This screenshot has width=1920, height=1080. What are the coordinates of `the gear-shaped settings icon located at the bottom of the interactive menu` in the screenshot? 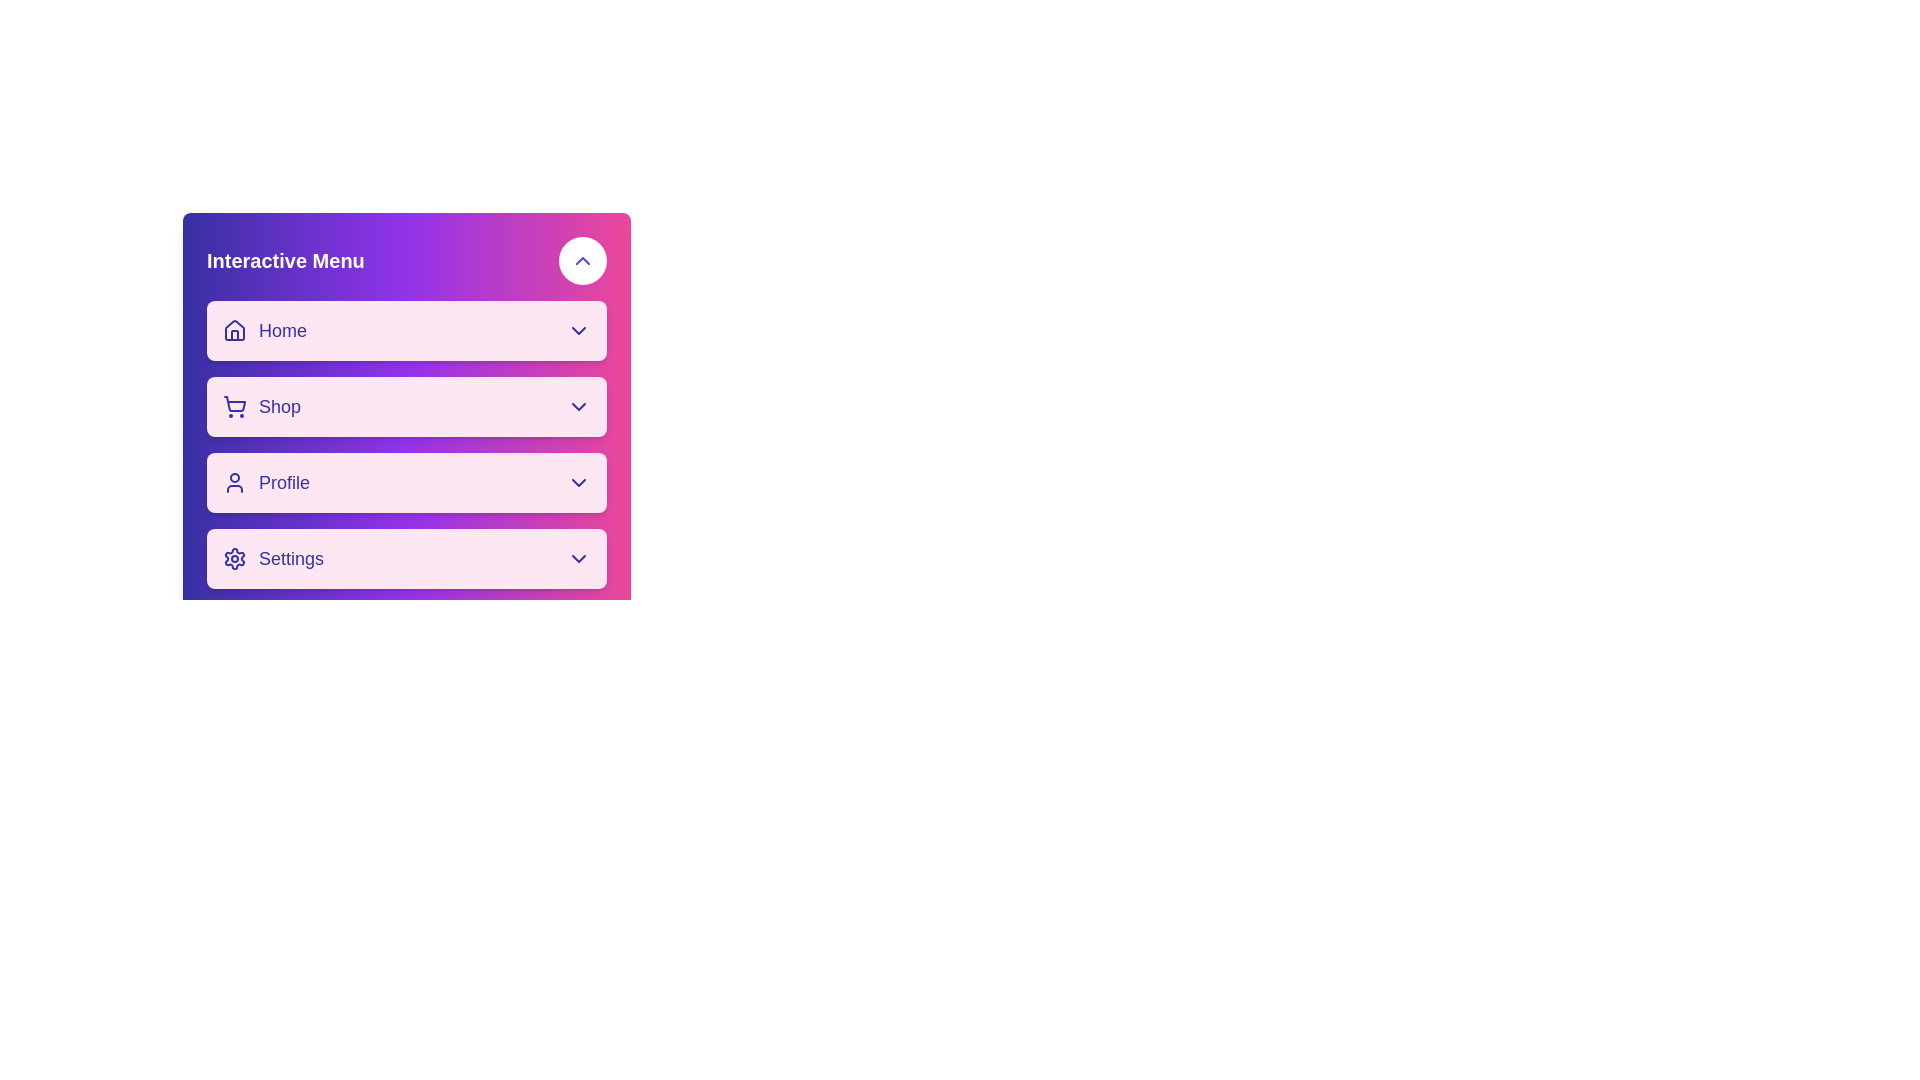 It's located at (235, 559).